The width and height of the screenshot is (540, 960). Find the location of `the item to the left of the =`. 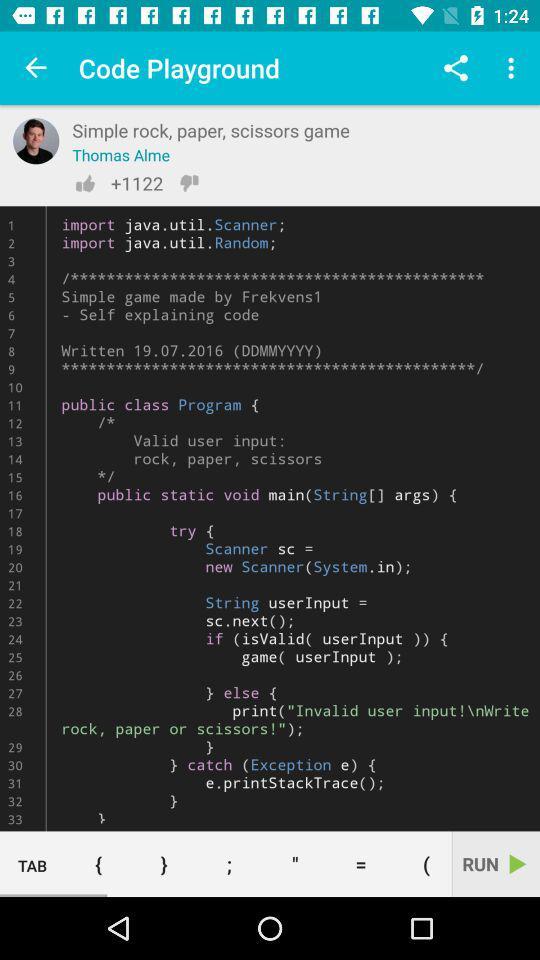

the item to the left of the = is located at coordinates (294, 863).